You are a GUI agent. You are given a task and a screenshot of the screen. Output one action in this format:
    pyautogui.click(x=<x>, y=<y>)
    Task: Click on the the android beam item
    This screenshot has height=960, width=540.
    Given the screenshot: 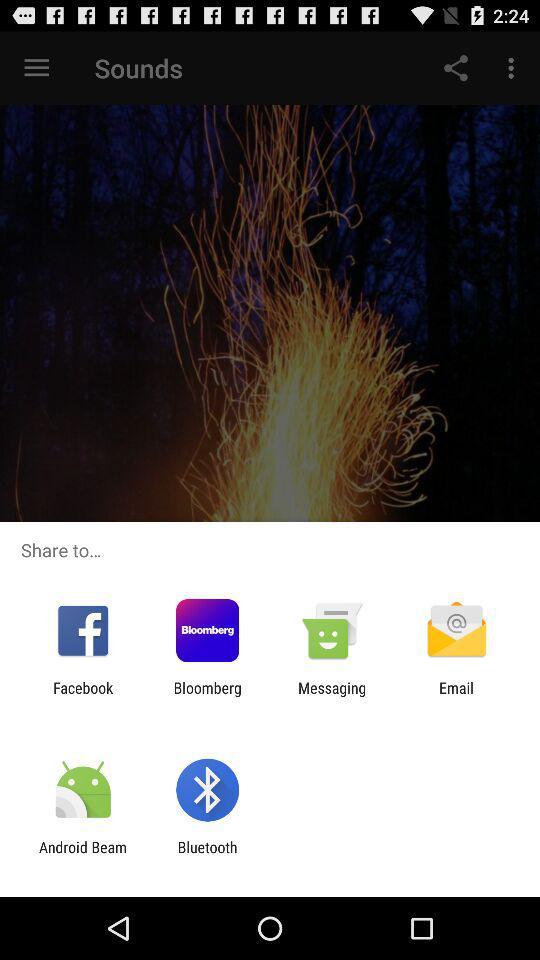 What is the action you would take?
    pyautogui.click(x=82, y=855)
    